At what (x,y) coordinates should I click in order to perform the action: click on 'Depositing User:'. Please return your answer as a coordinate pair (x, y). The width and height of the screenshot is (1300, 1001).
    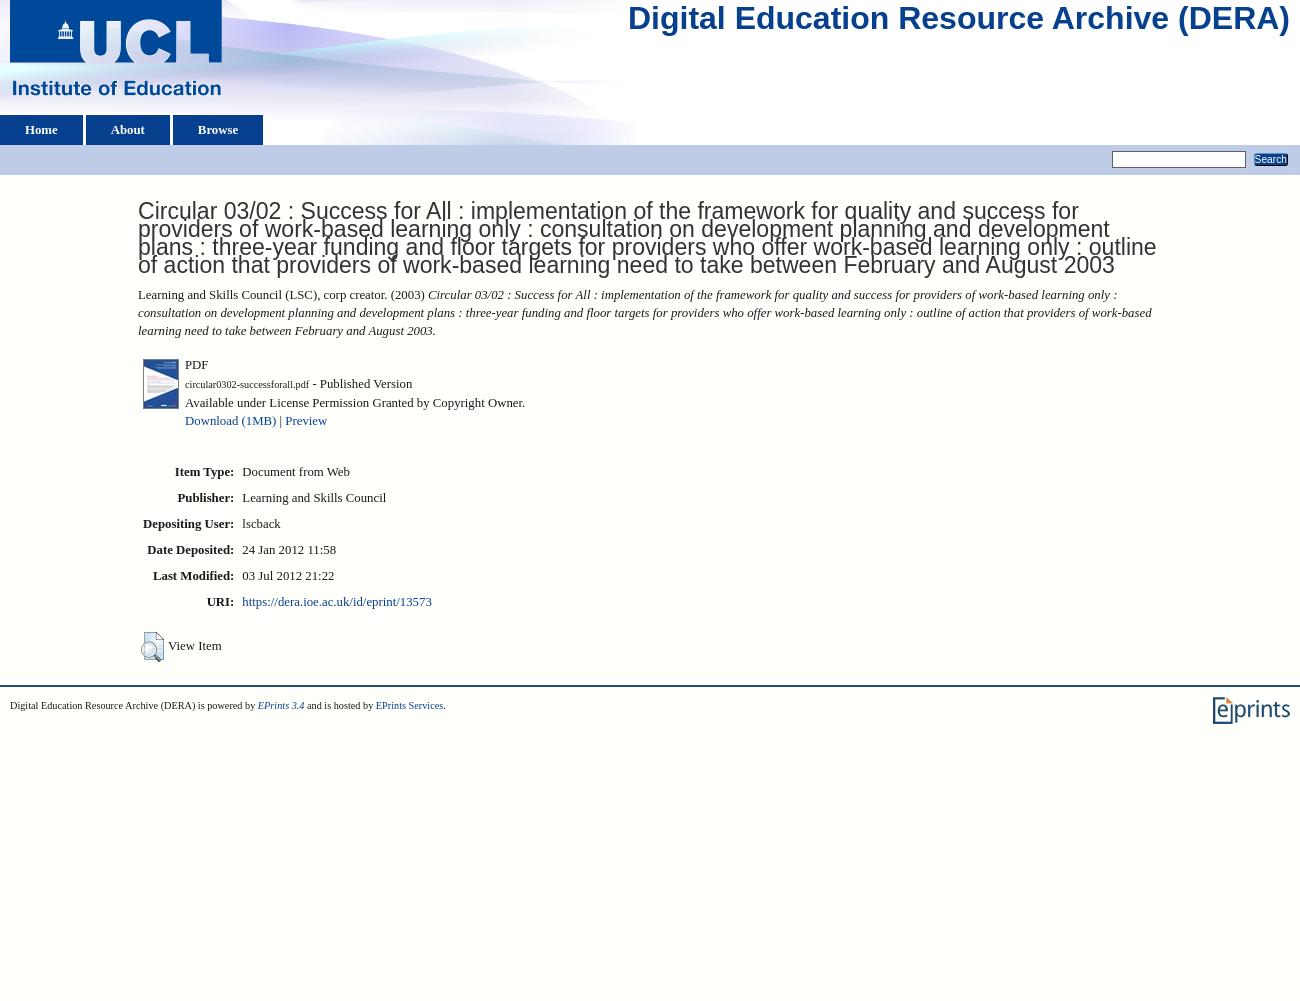
    Looking at the image, I should click on (188, 522).